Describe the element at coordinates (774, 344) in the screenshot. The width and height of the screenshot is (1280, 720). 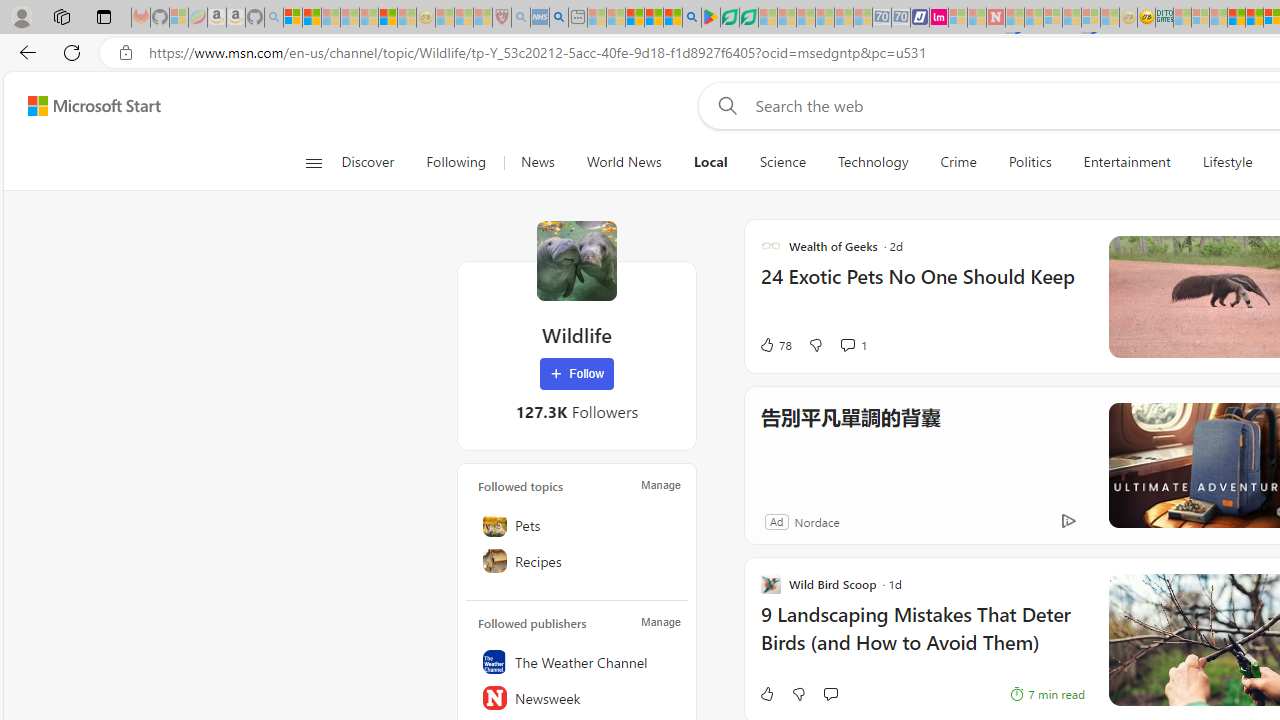
I see `'78 Like'` at that location.